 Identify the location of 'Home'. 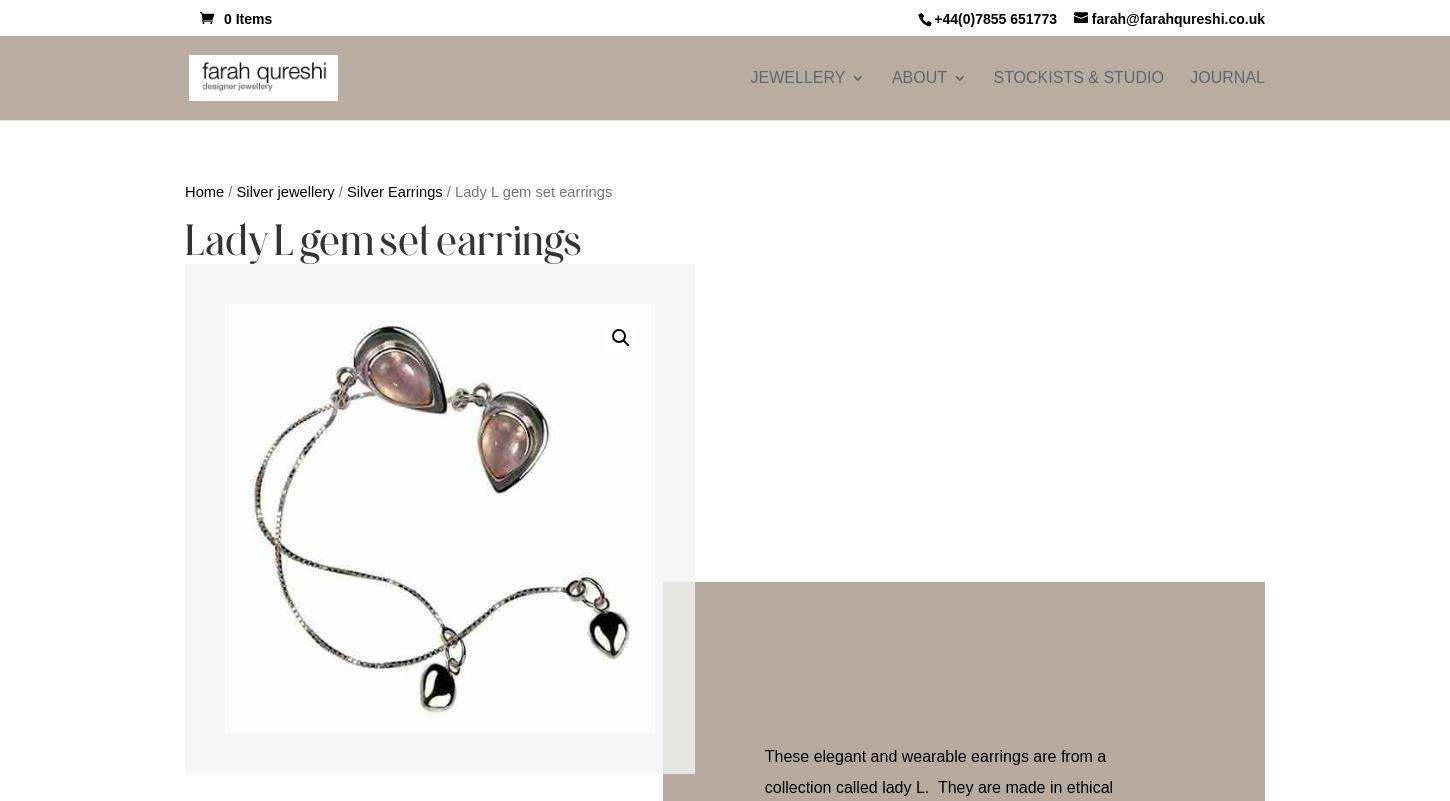
(203, 190).